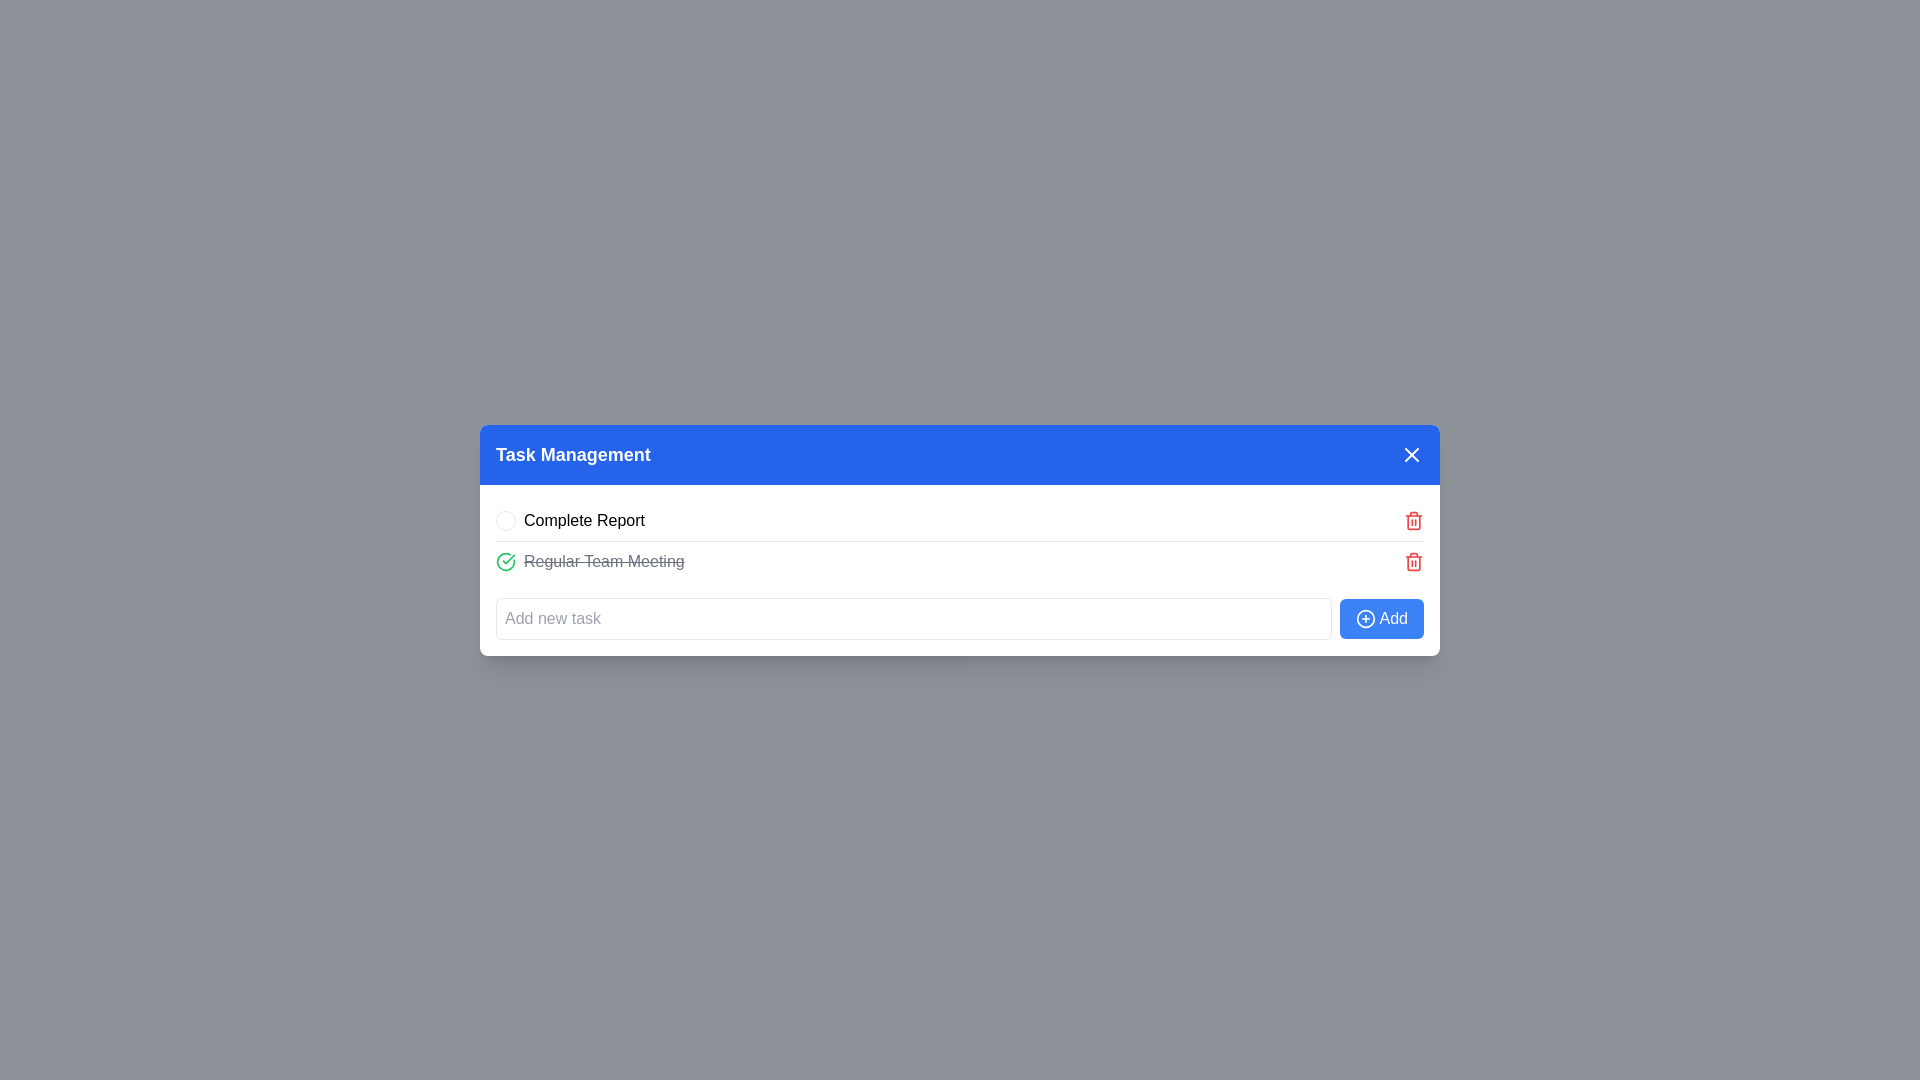 The width and height of the screenshot is (1920, 1080). I want to click on the green circular checkmark icon located to the left of the text 'Regular Team Meeting' in the task list, which indicates a completed state, so click(505, 561).